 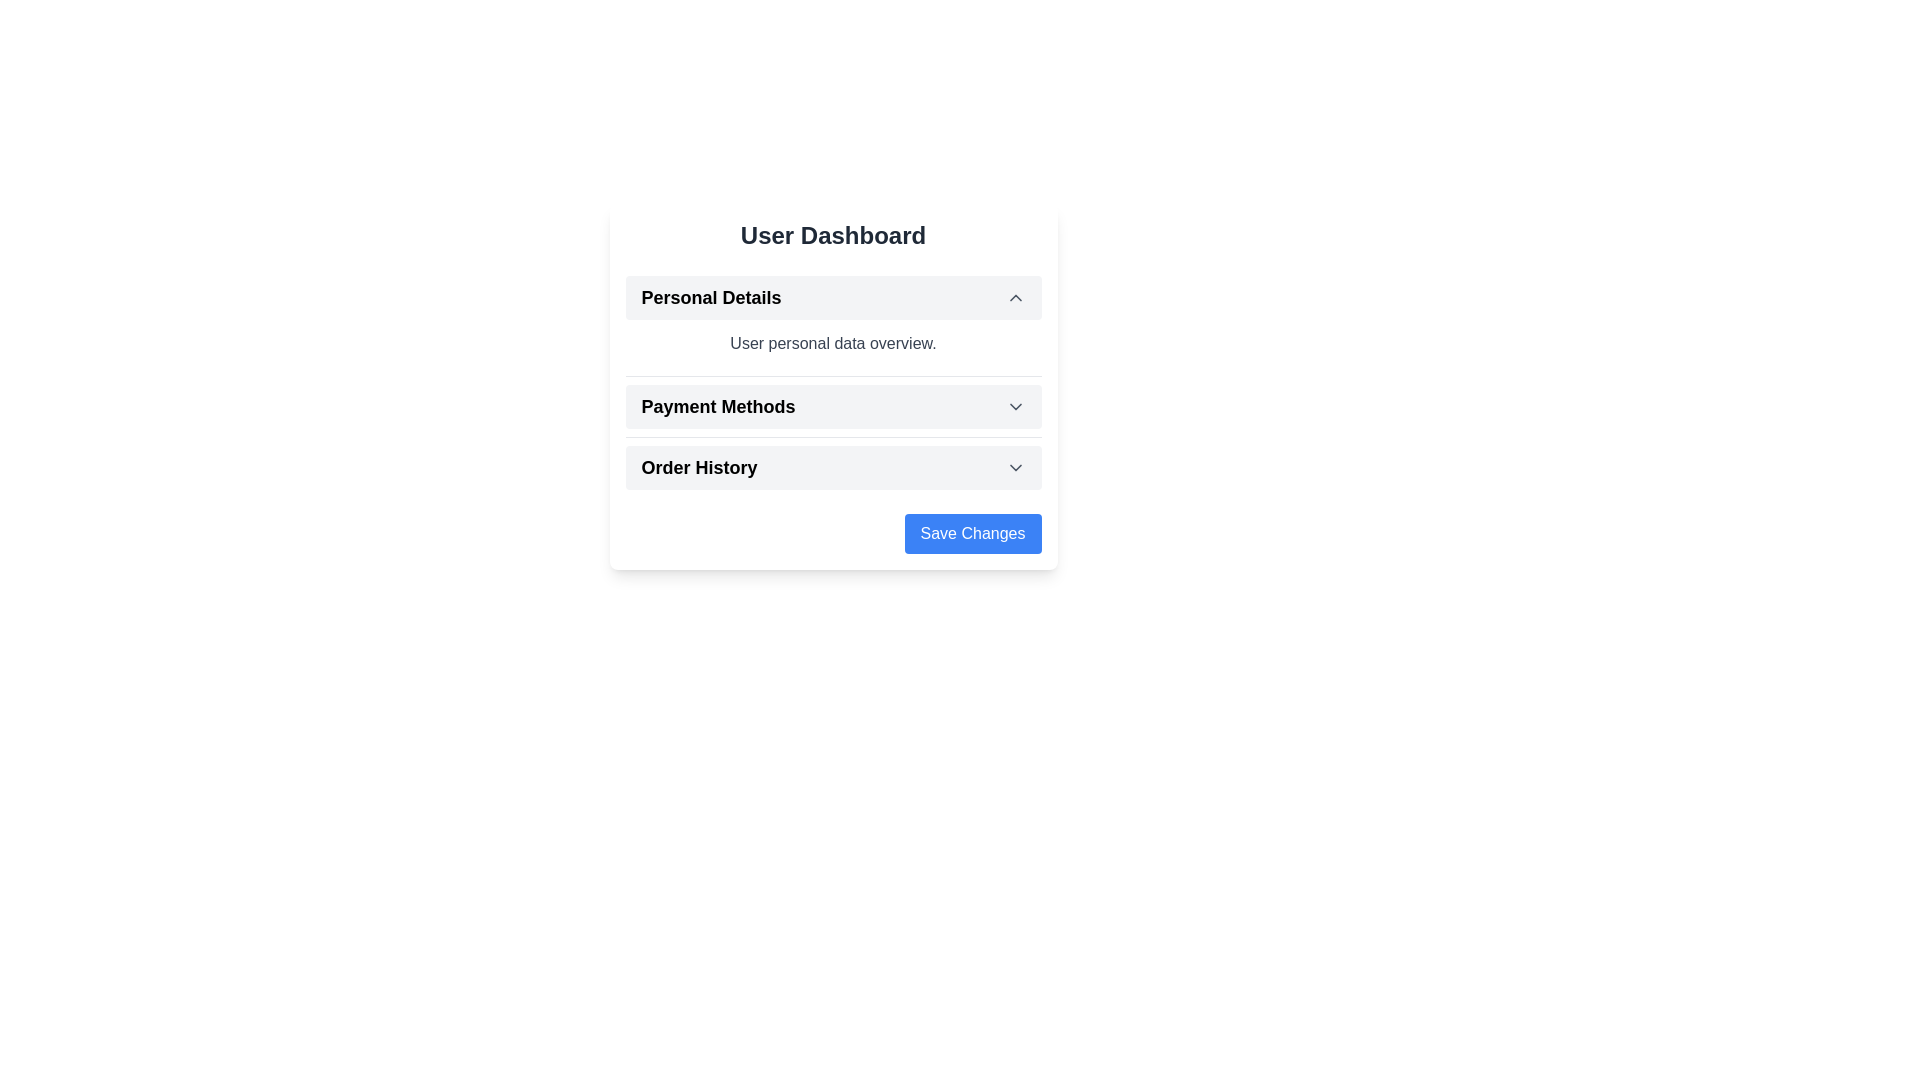 I want to click on the 'Payment Methods' label, which is a bold text string located centrally in the second option of a vertical menu, between 'Personal Details' and 'Order History', so click(x=718, y=406).